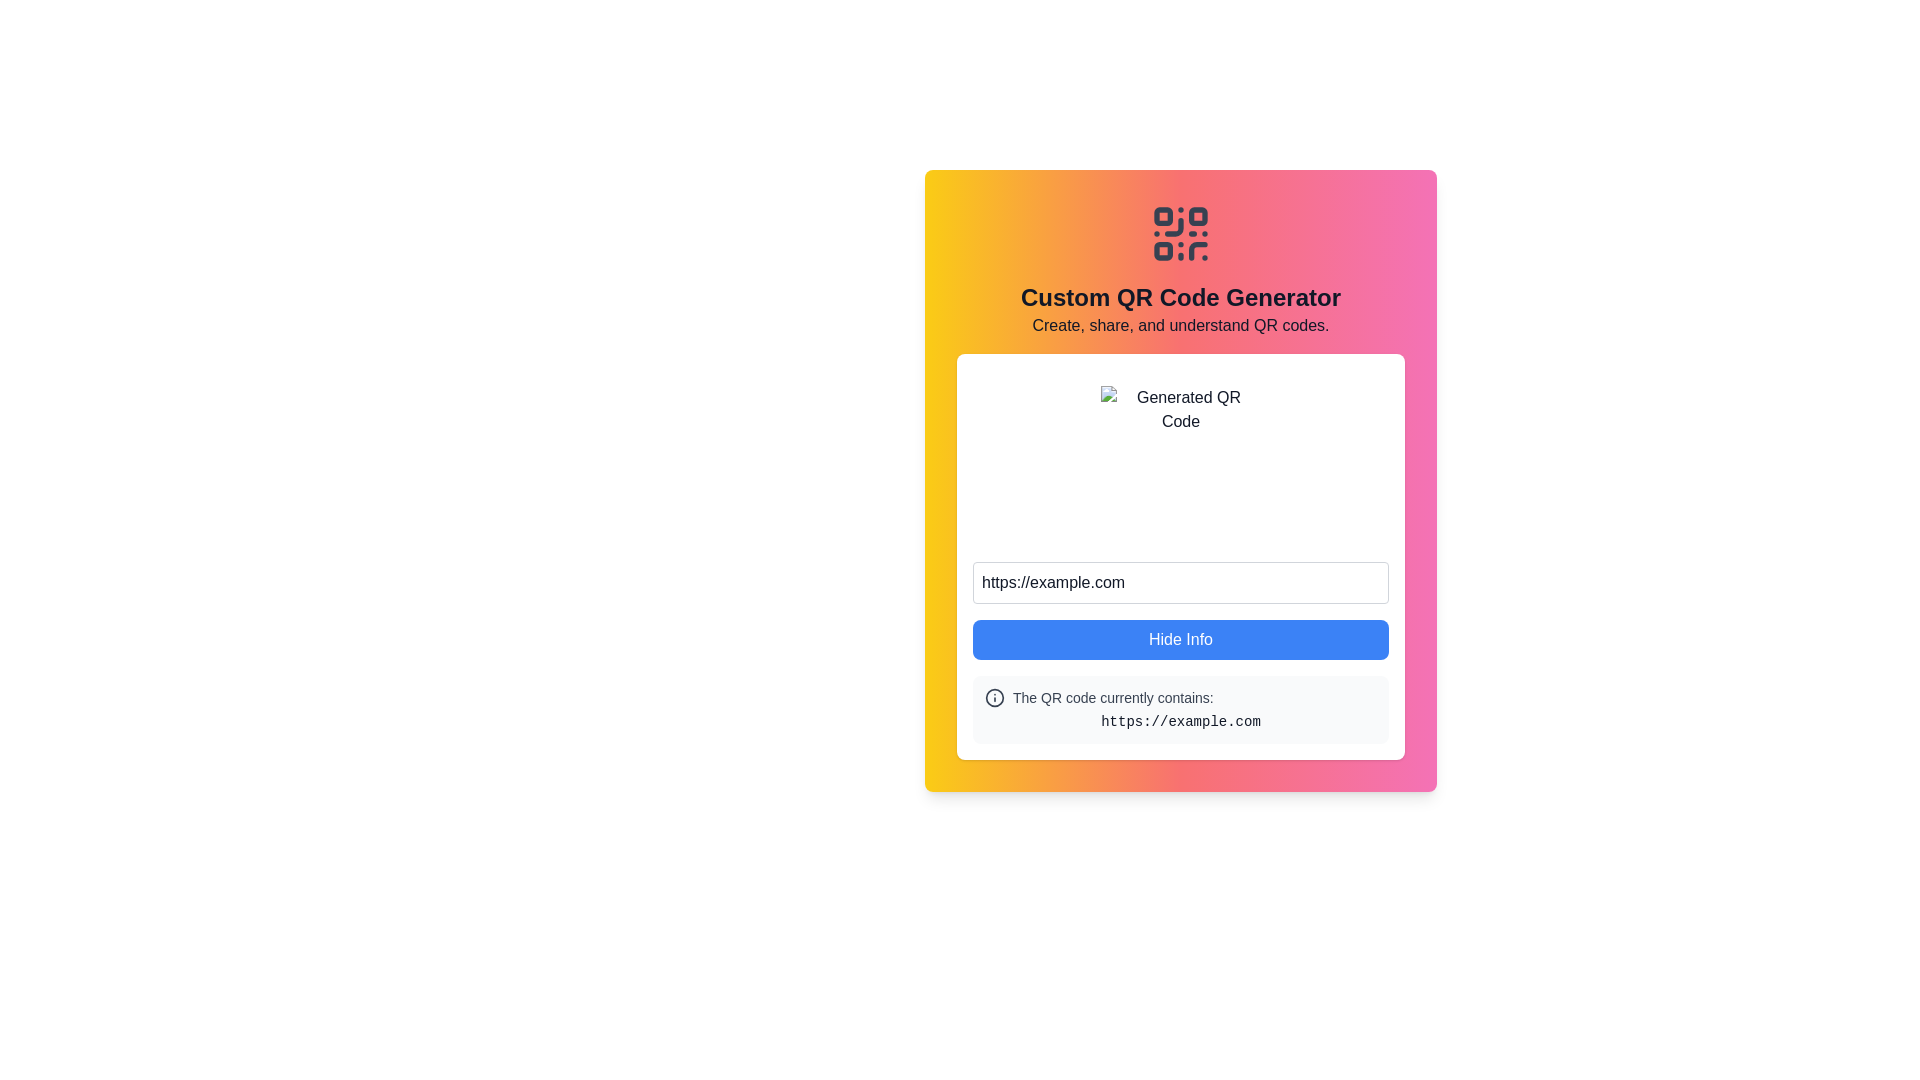 The height and width of the screenshot is (1080, 1920). I want to click on the small, square-shaped decorative element located at the top-left corner of the QR code layout, so click(1163, 216).